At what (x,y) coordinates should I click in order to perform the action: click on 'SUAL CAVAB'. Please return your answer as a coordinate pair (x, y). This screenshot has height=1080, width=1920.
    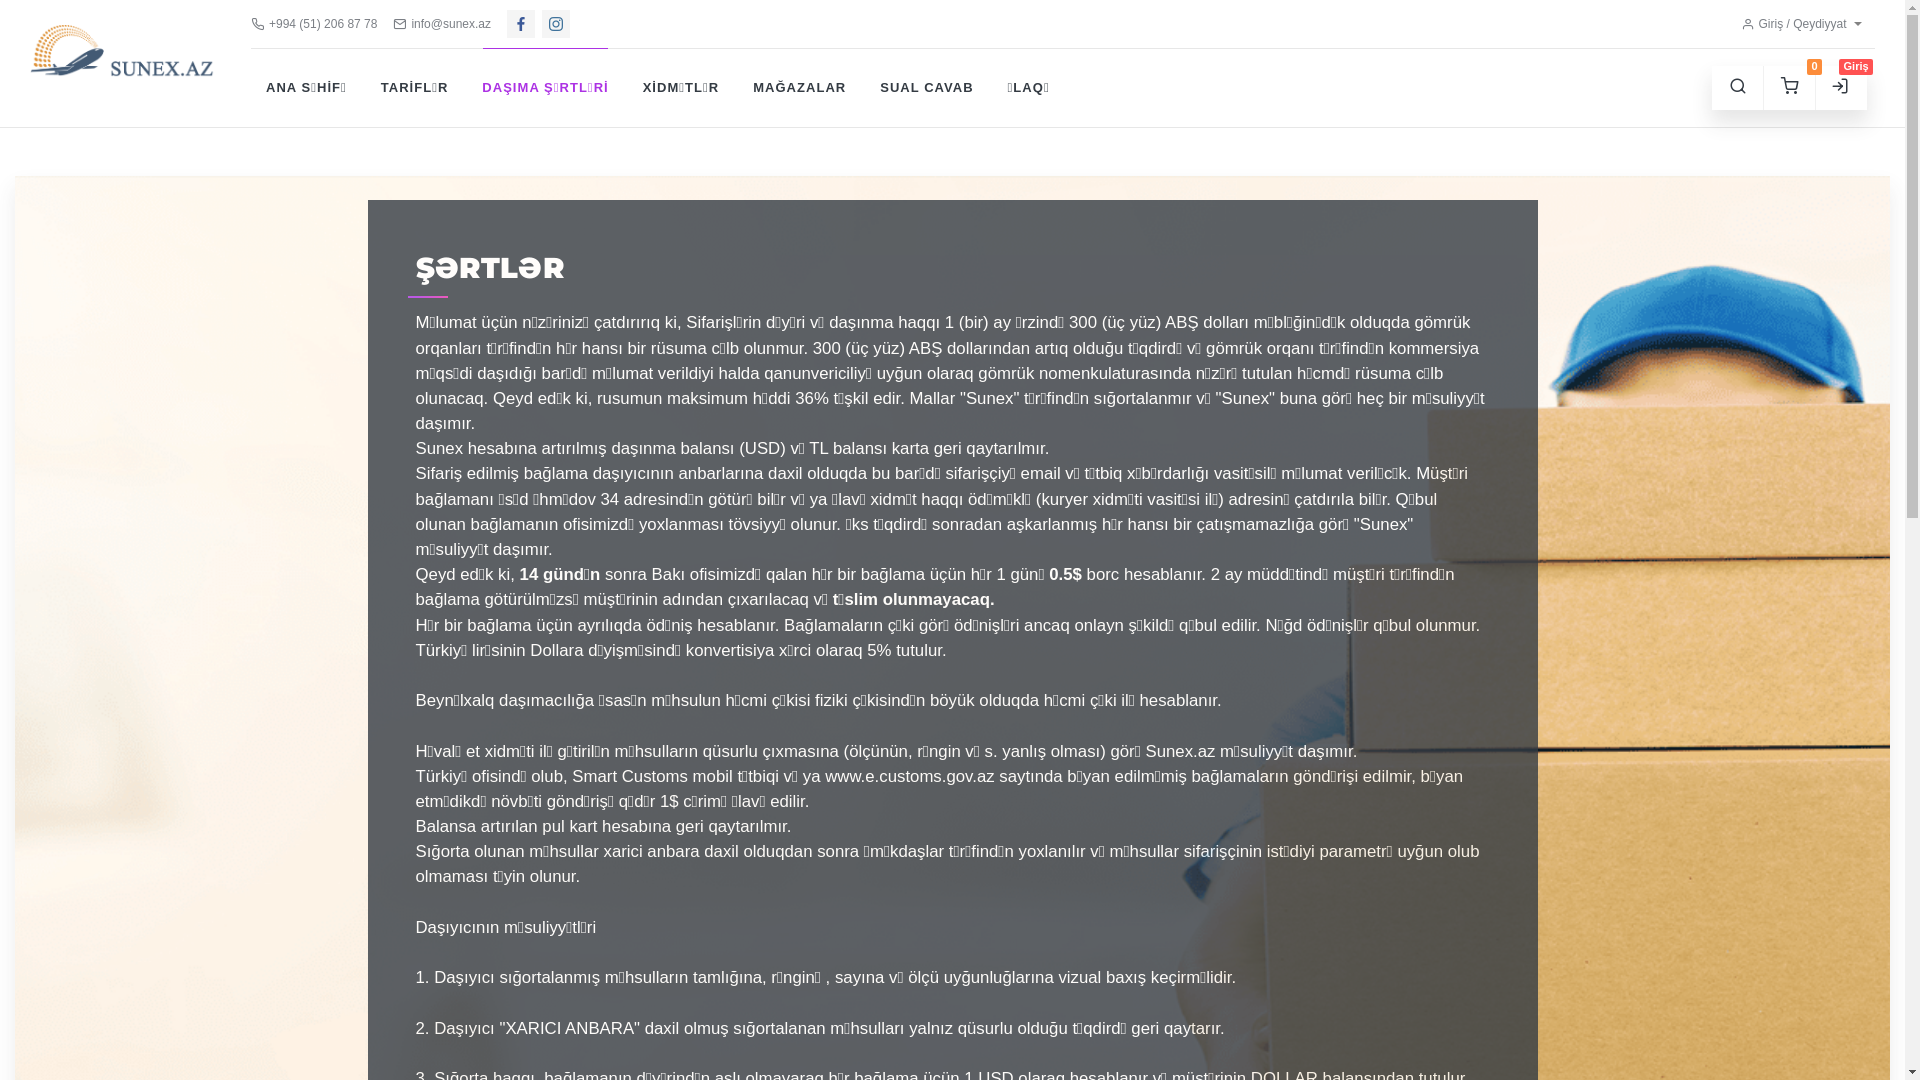
    Looking at the image, I should click on (925, 87).